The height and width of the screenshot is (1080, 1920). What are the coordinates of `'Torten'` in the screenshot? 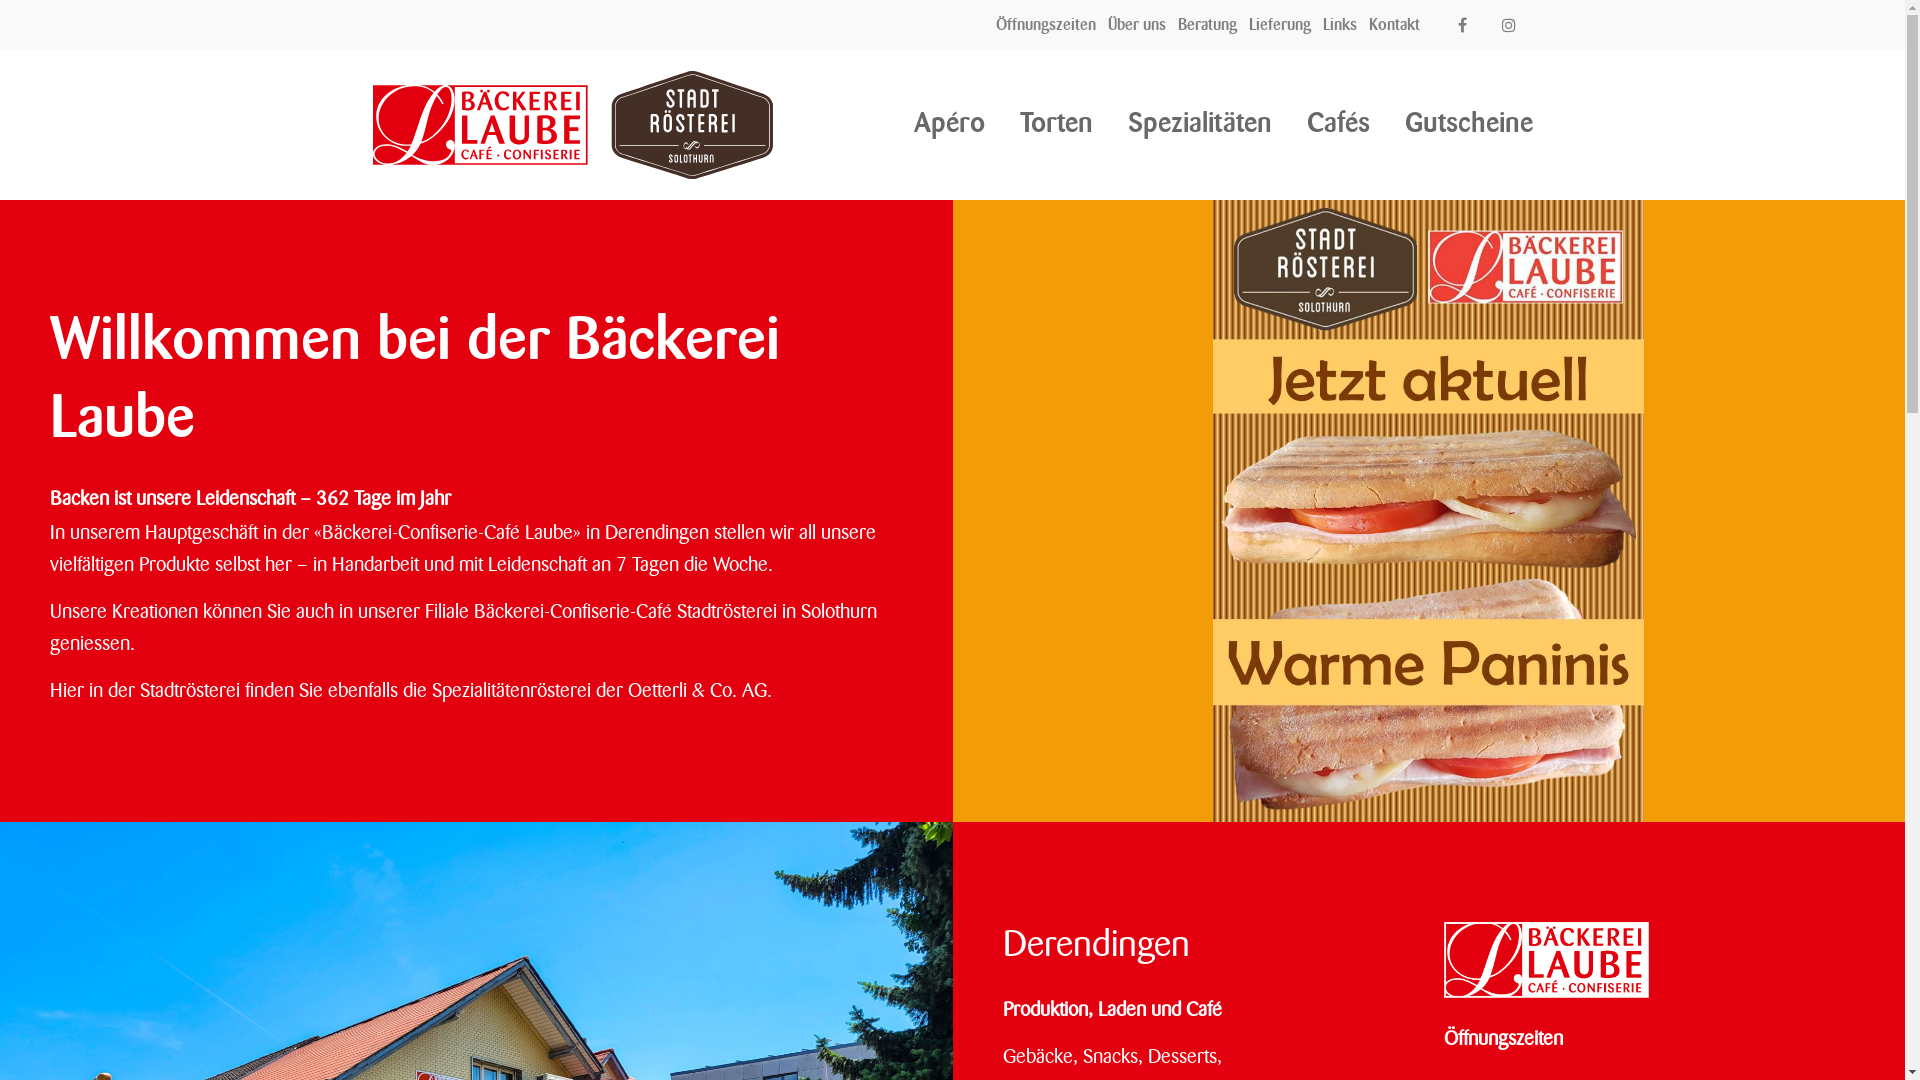 It's located at (1019, 123).